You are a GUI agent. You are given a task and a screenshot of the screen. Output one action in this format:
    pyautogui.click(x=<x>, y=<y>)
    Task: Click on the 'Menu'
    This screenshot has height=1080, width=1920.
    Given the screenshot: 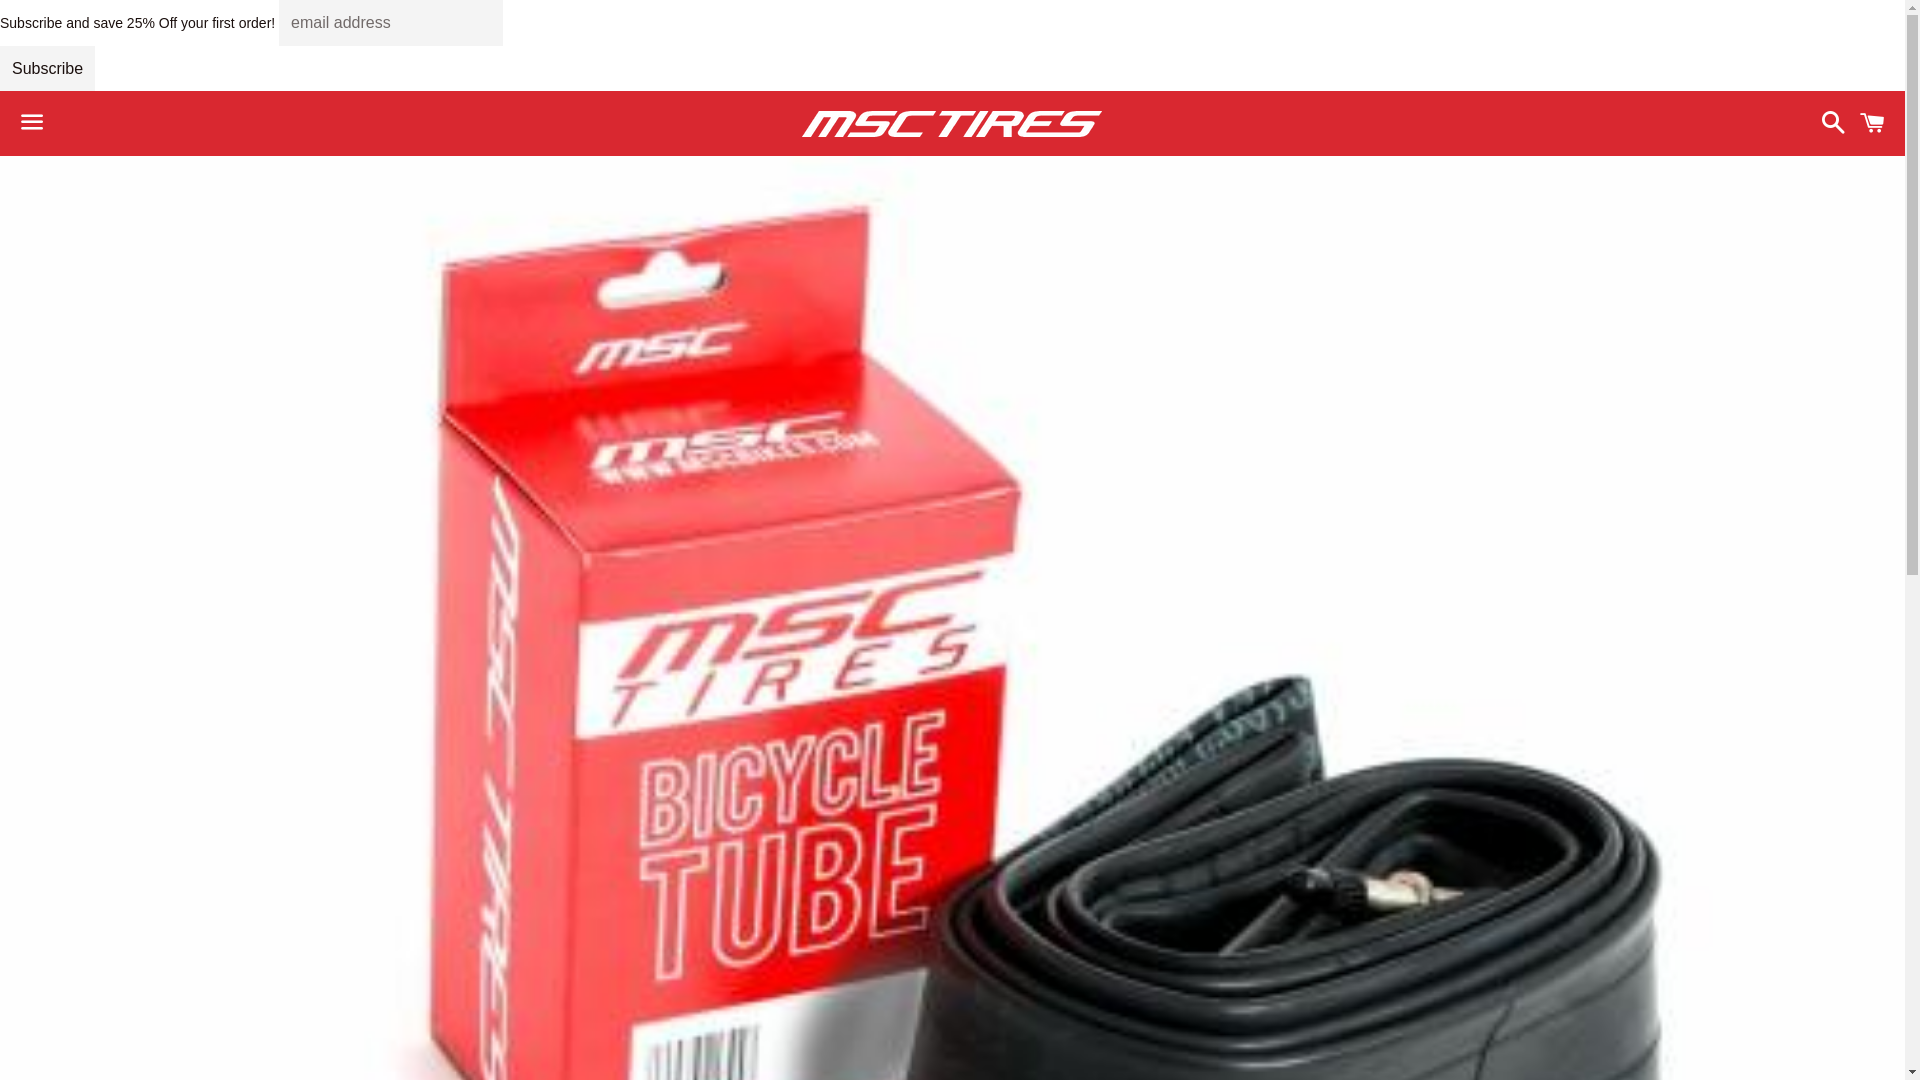 What is the action you would take?
    pyautogui.click(x=32, y=123)
    